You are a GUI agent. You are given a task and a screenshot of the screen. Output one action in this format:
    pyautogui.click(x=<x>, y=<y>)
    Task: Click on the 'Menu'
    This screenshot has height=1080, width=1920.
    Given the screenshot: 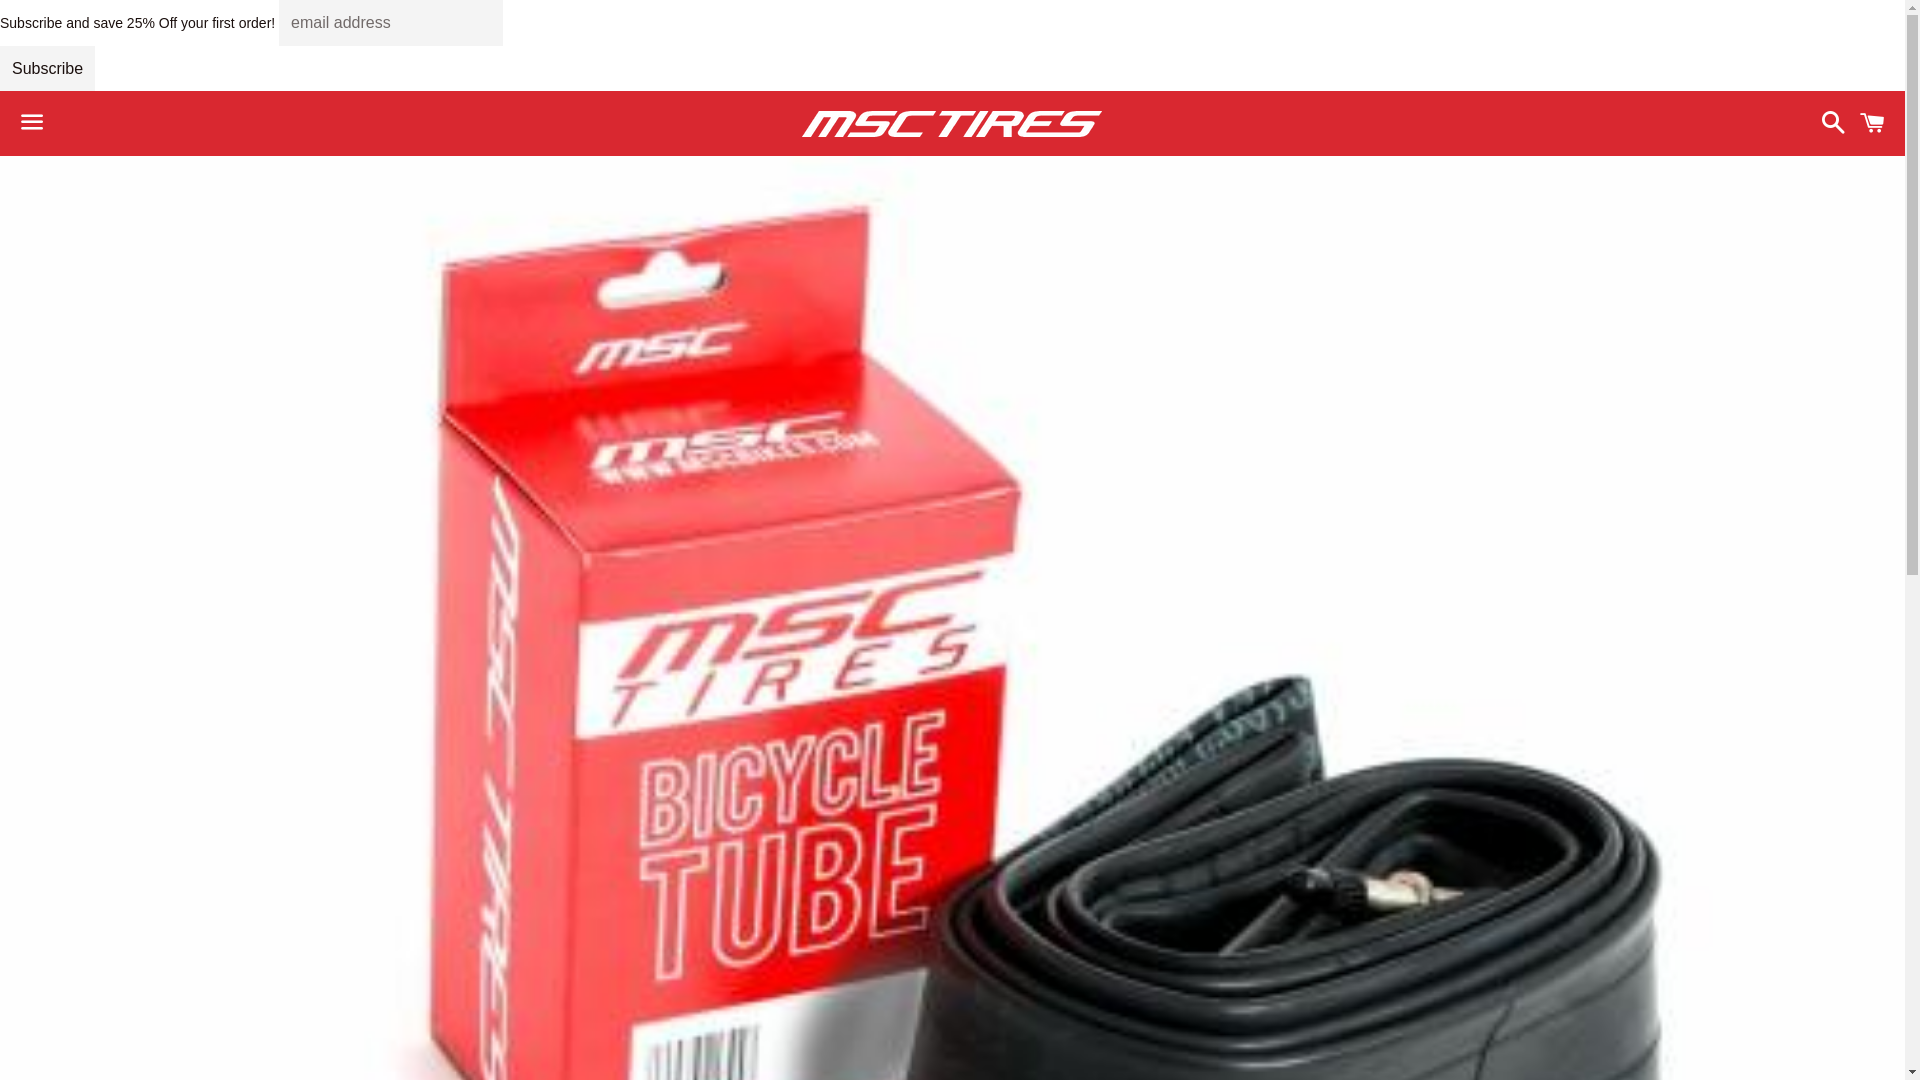 What is the action you would take?
    pyautogui.click(x=32, y=123)
    